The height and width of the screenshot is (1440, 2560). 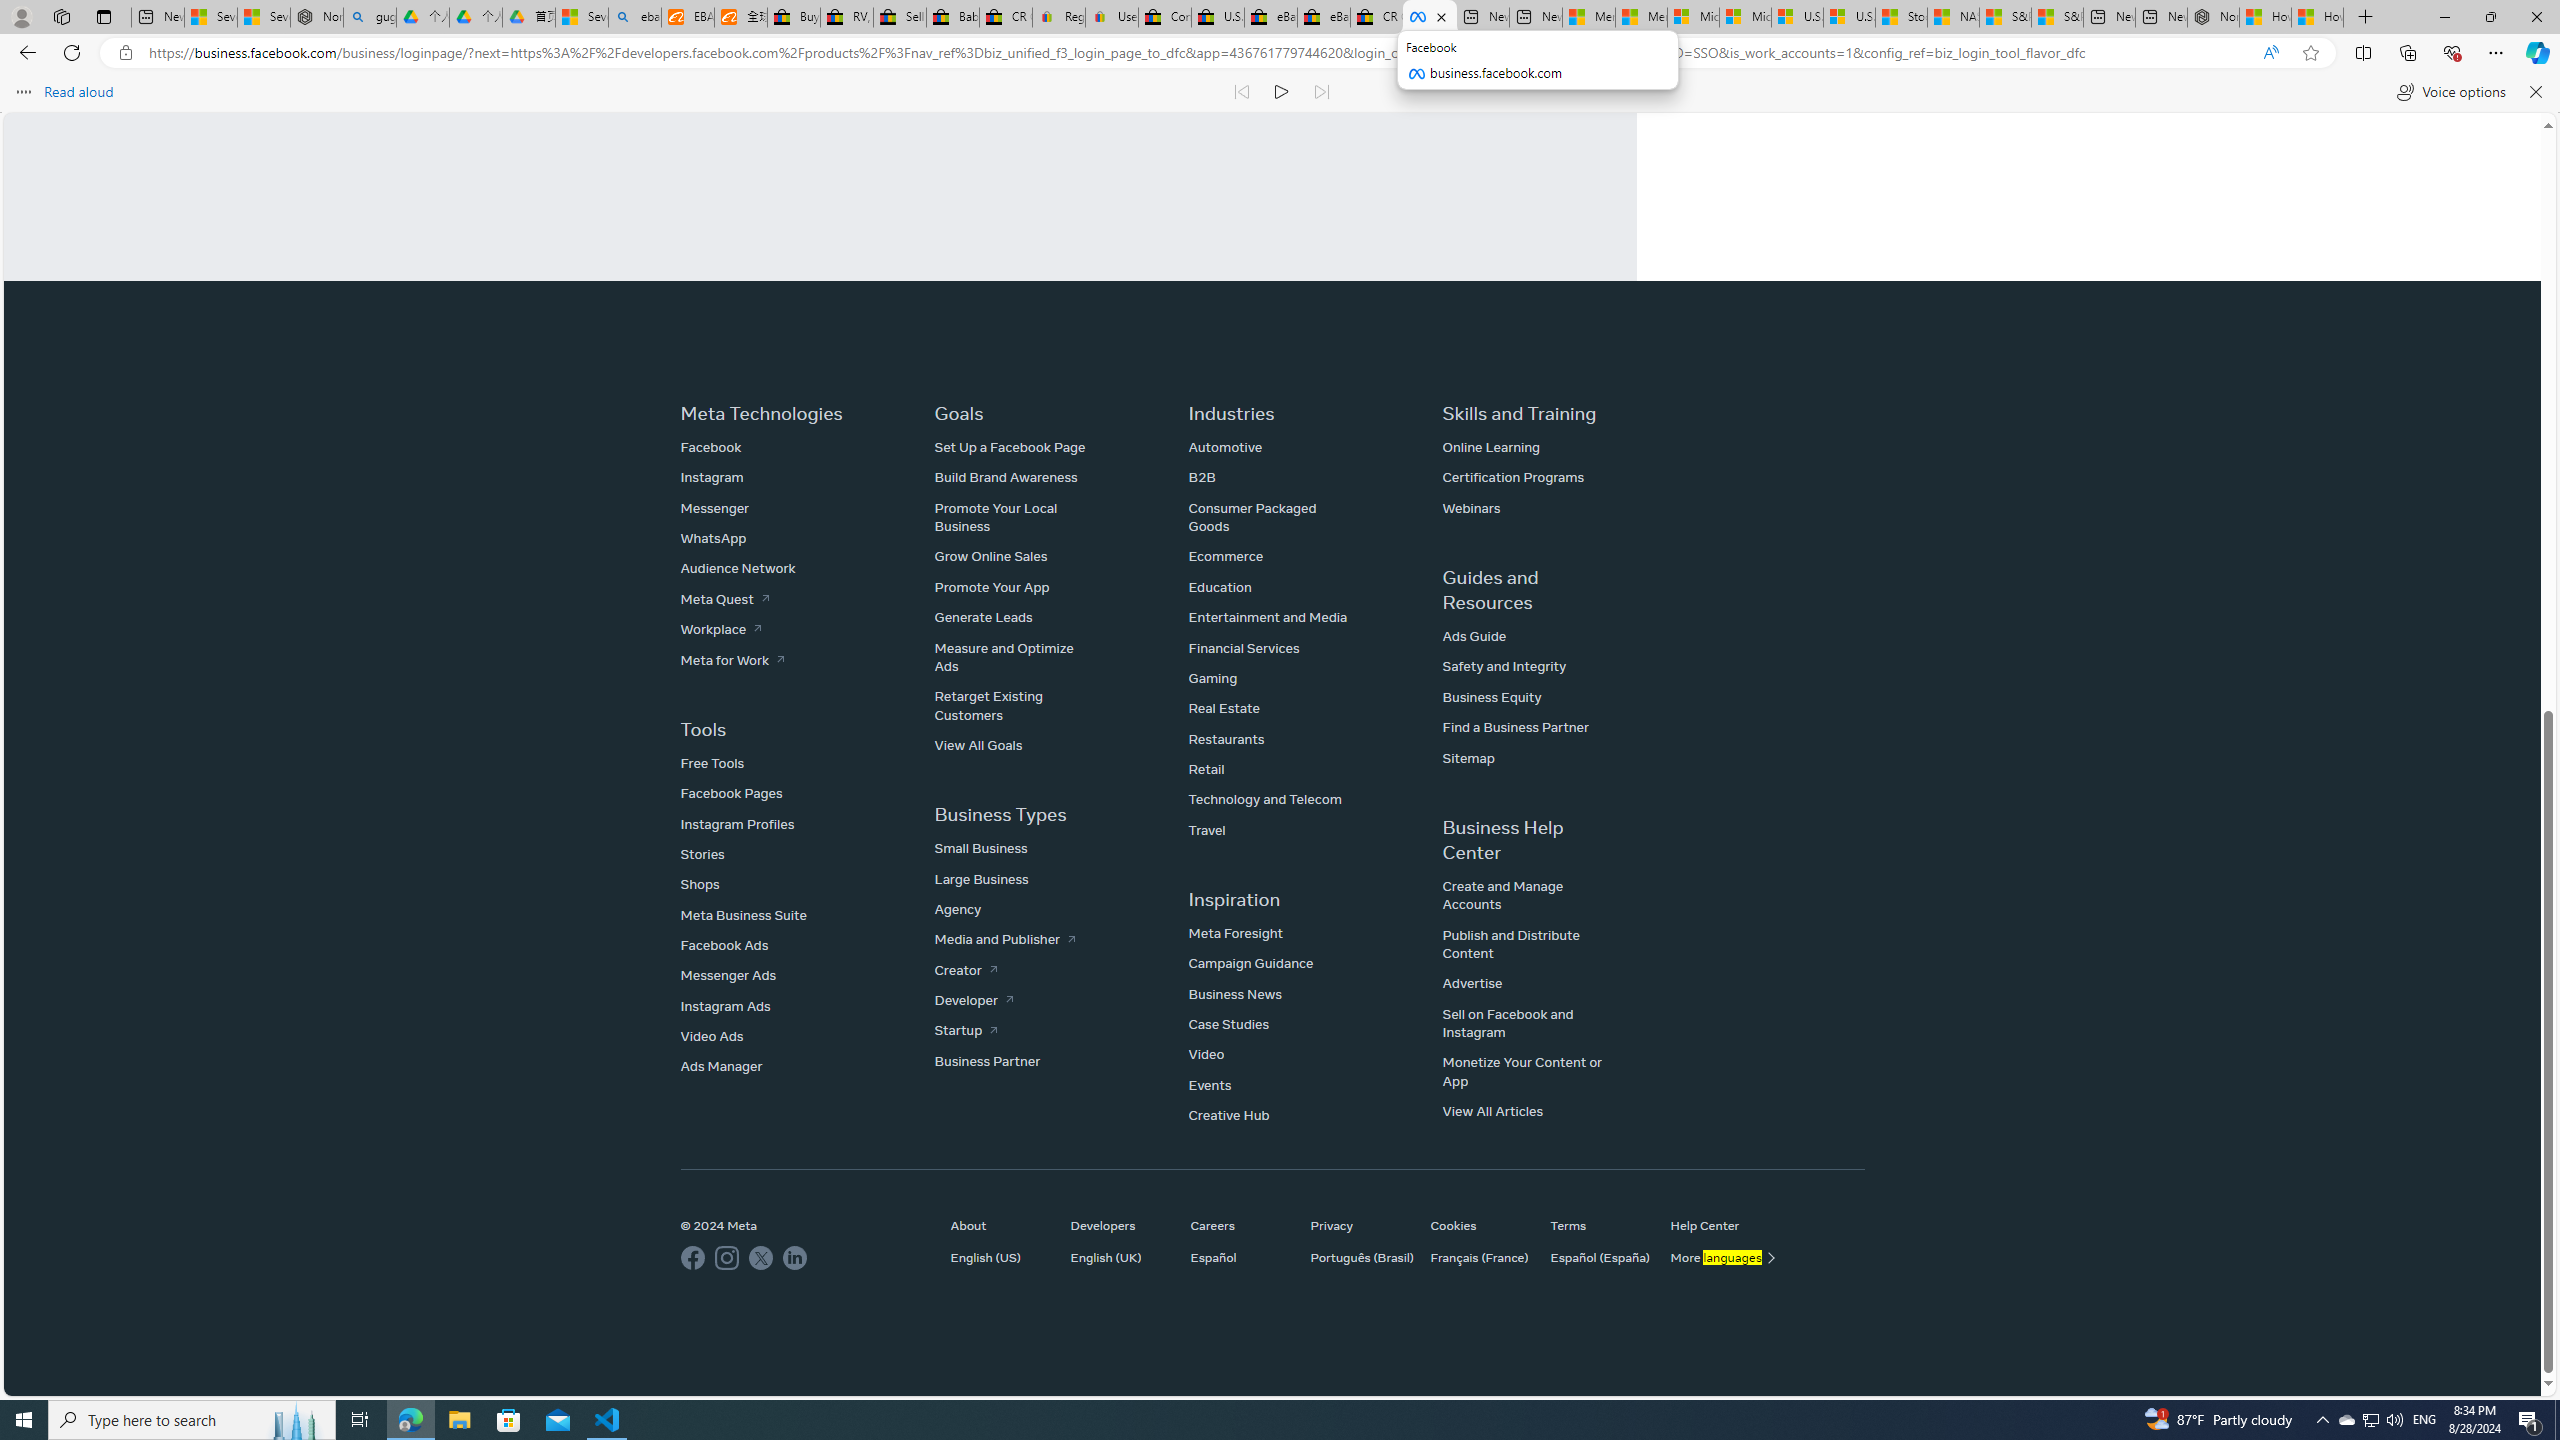 I want to click on 'Video', so click(x=1206, y=1053).